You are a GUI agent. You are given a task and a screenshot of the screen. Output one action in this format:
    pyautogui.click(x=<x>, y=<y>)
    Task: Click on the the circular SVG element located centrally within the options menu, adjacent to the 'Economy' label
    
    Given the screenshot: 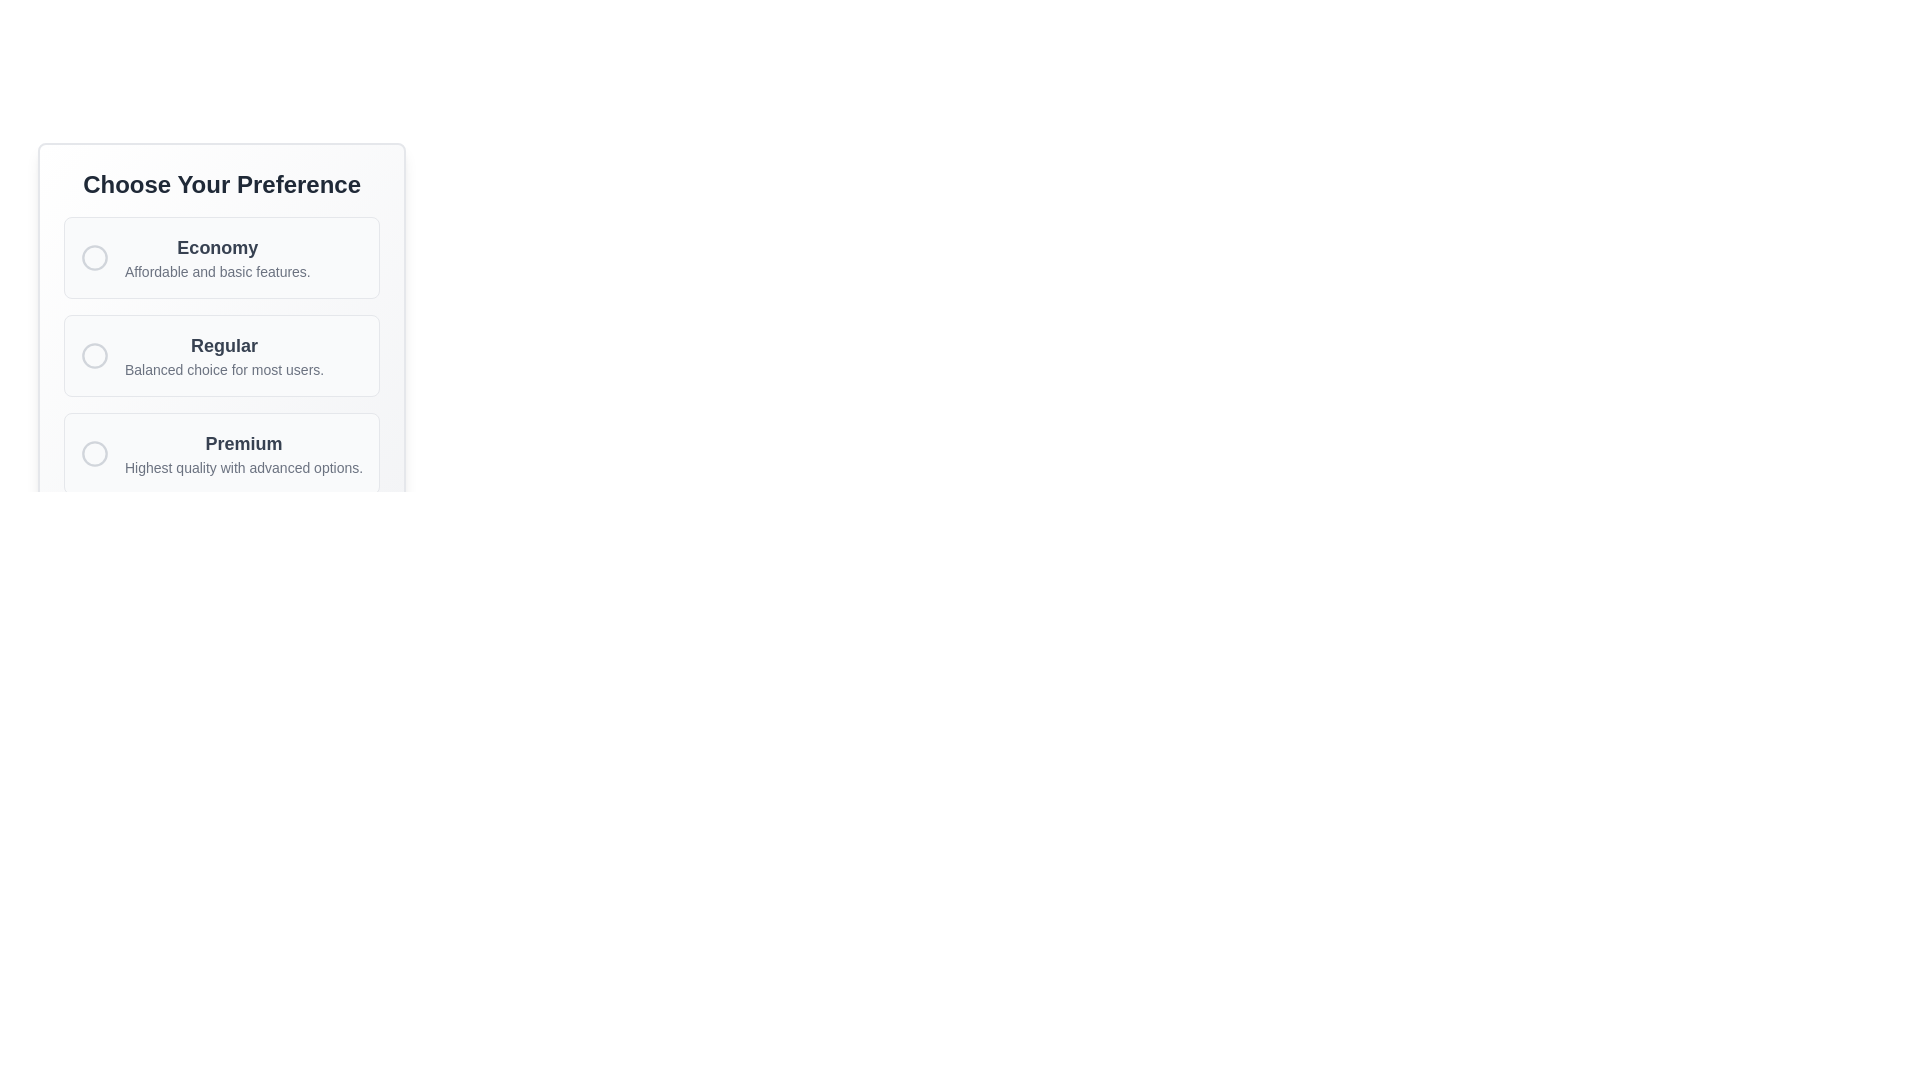 What is the action you would take?
    pyautogui.click(x=94, y=257)
    